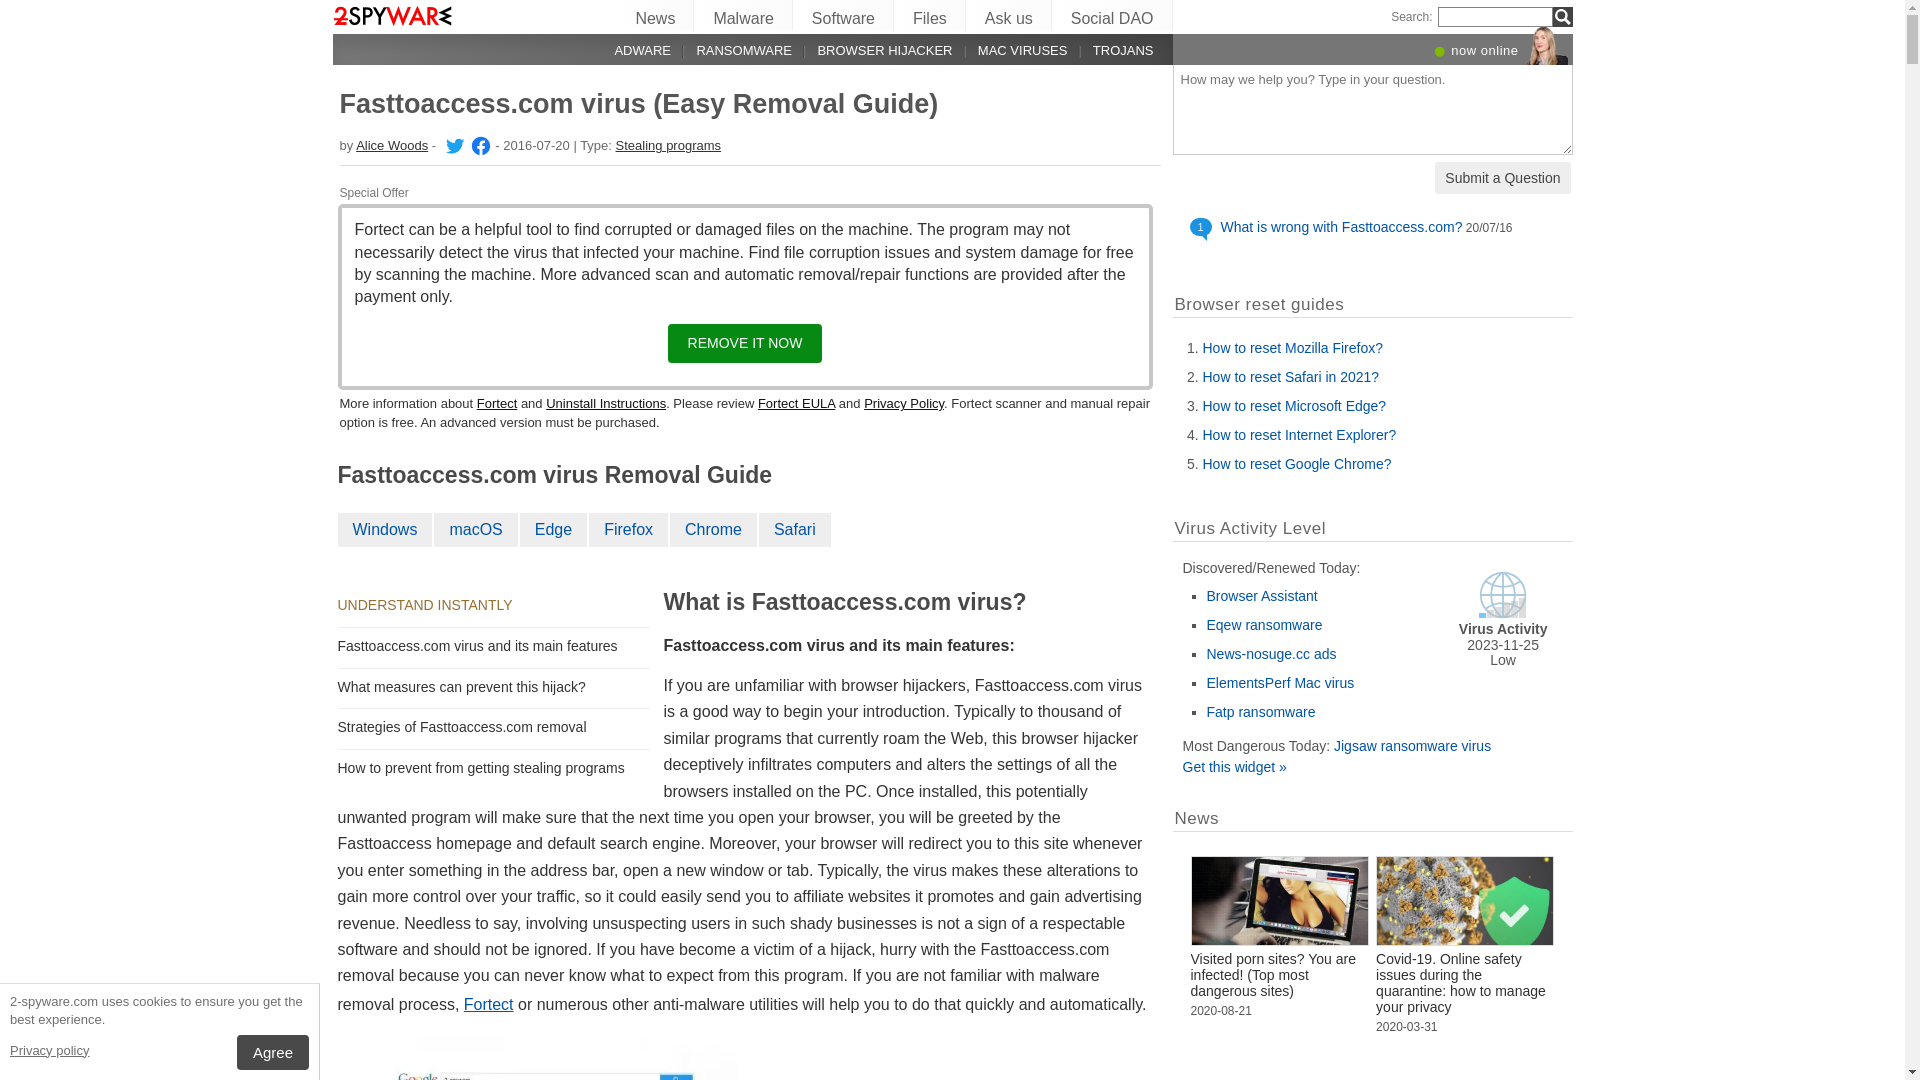 The image size is (1920, 1080). Describe the element at coordinates (1502, 612) in the screenshot. I see `'Virus Activity'` at that location.